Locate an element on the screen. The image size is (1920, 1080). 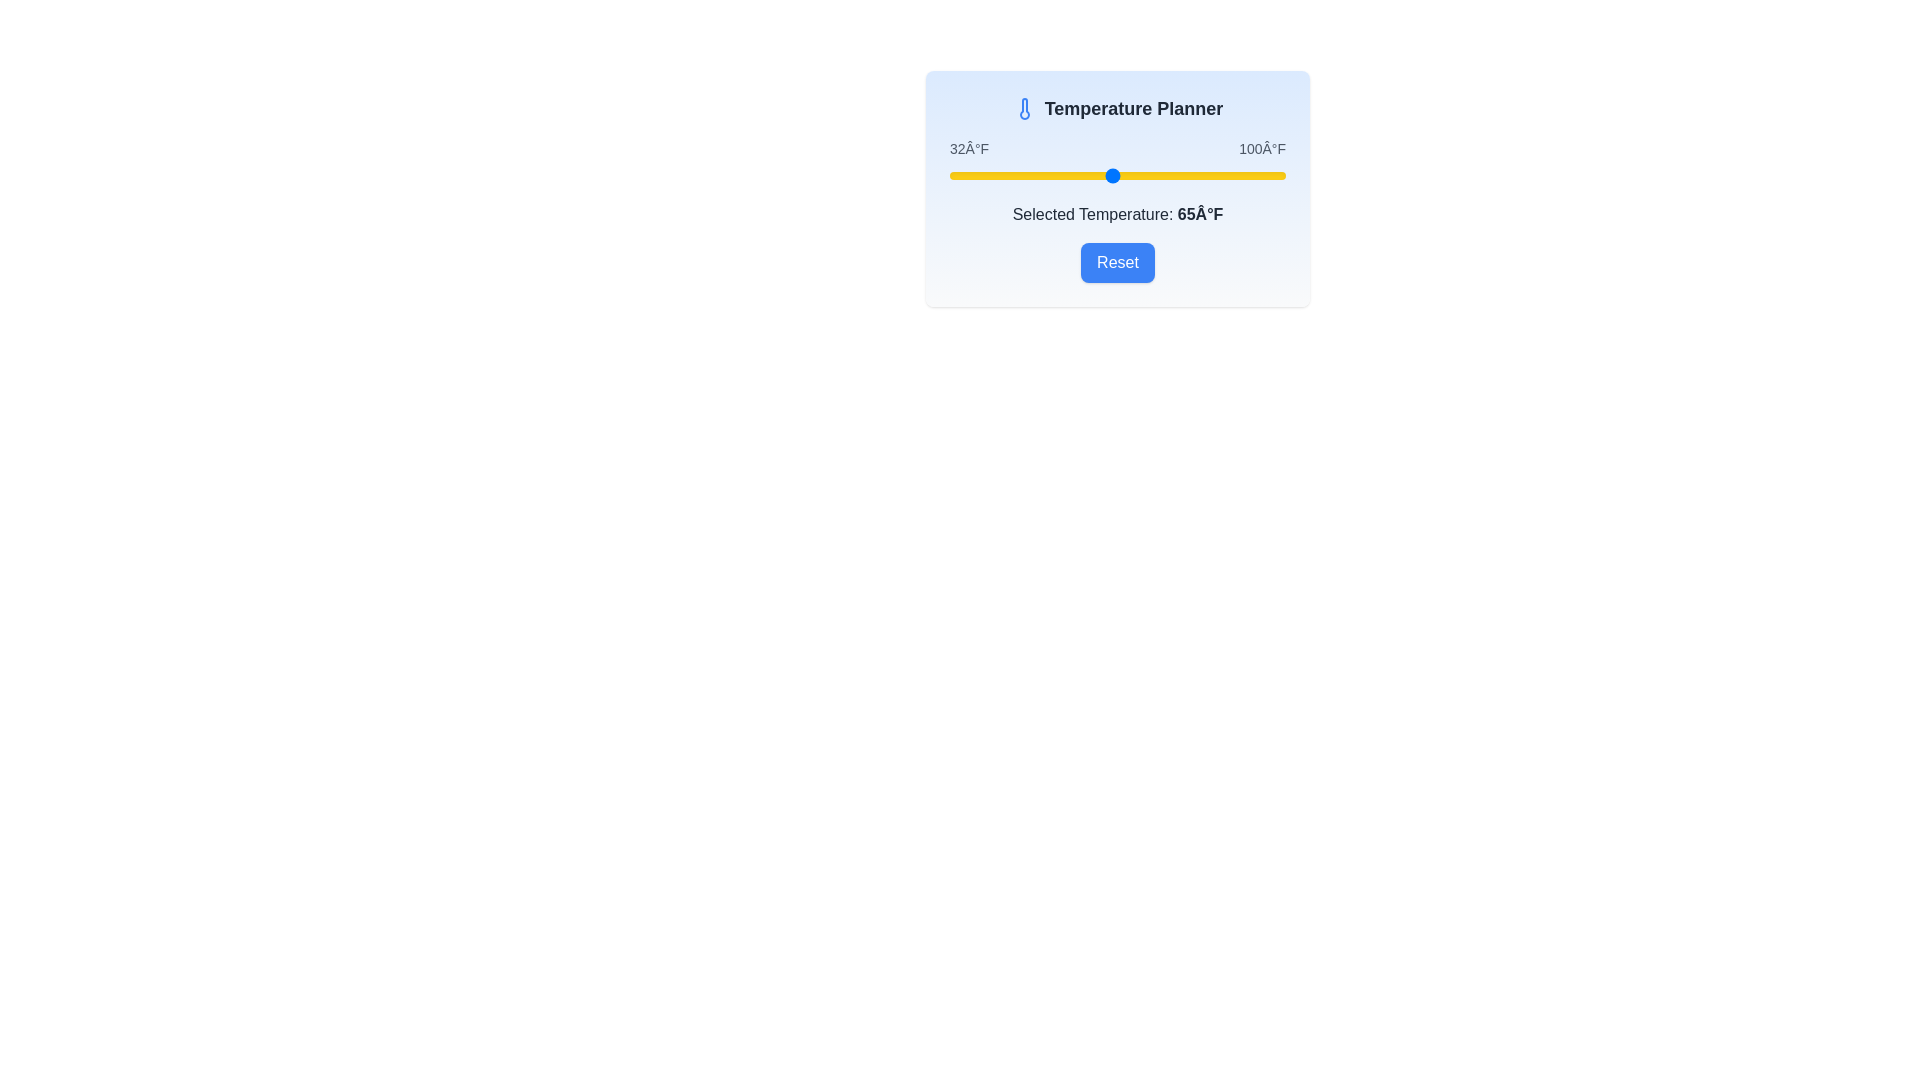
the text 'Temperature Planner' is located at coordinates (1117, 108).